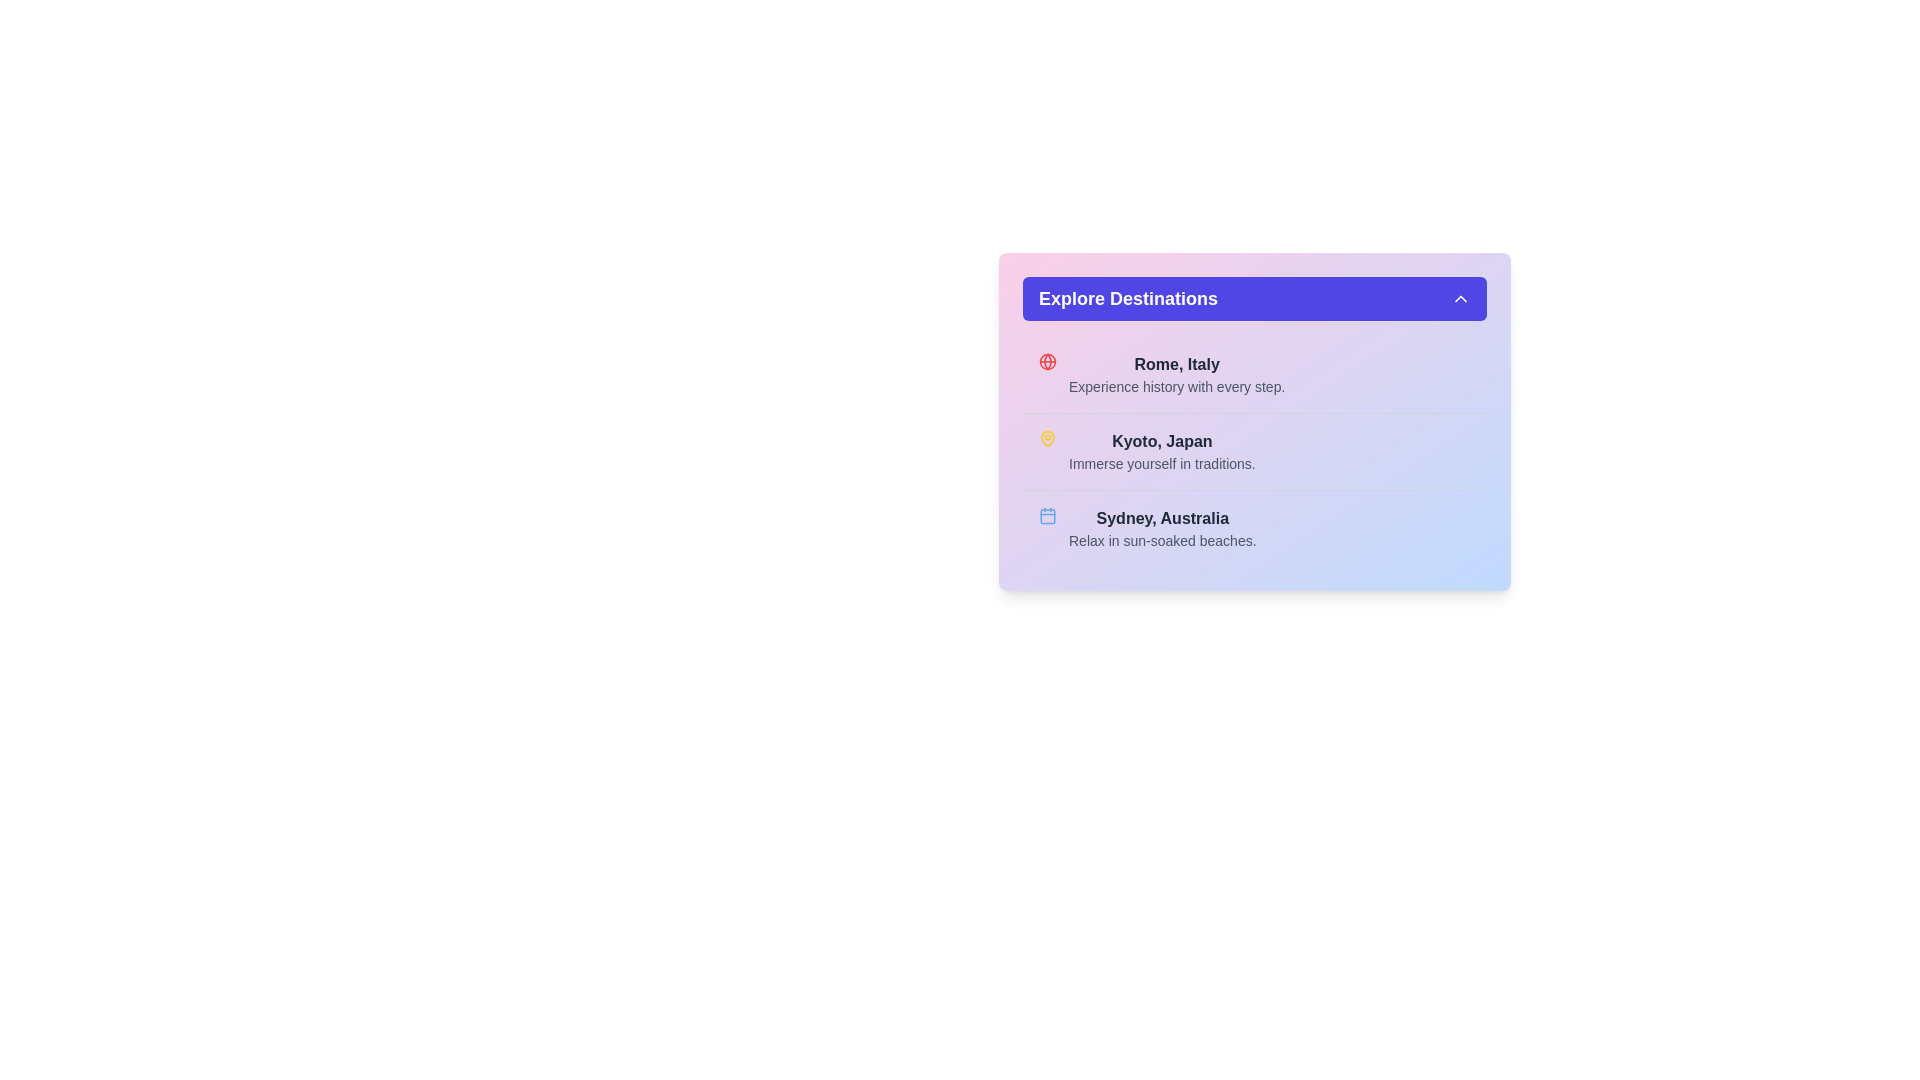  I want to click on the descriptive tagline text located below the headline 'Rome, Italy' in the 'Explore Destinations' section, so click(1177, 386).